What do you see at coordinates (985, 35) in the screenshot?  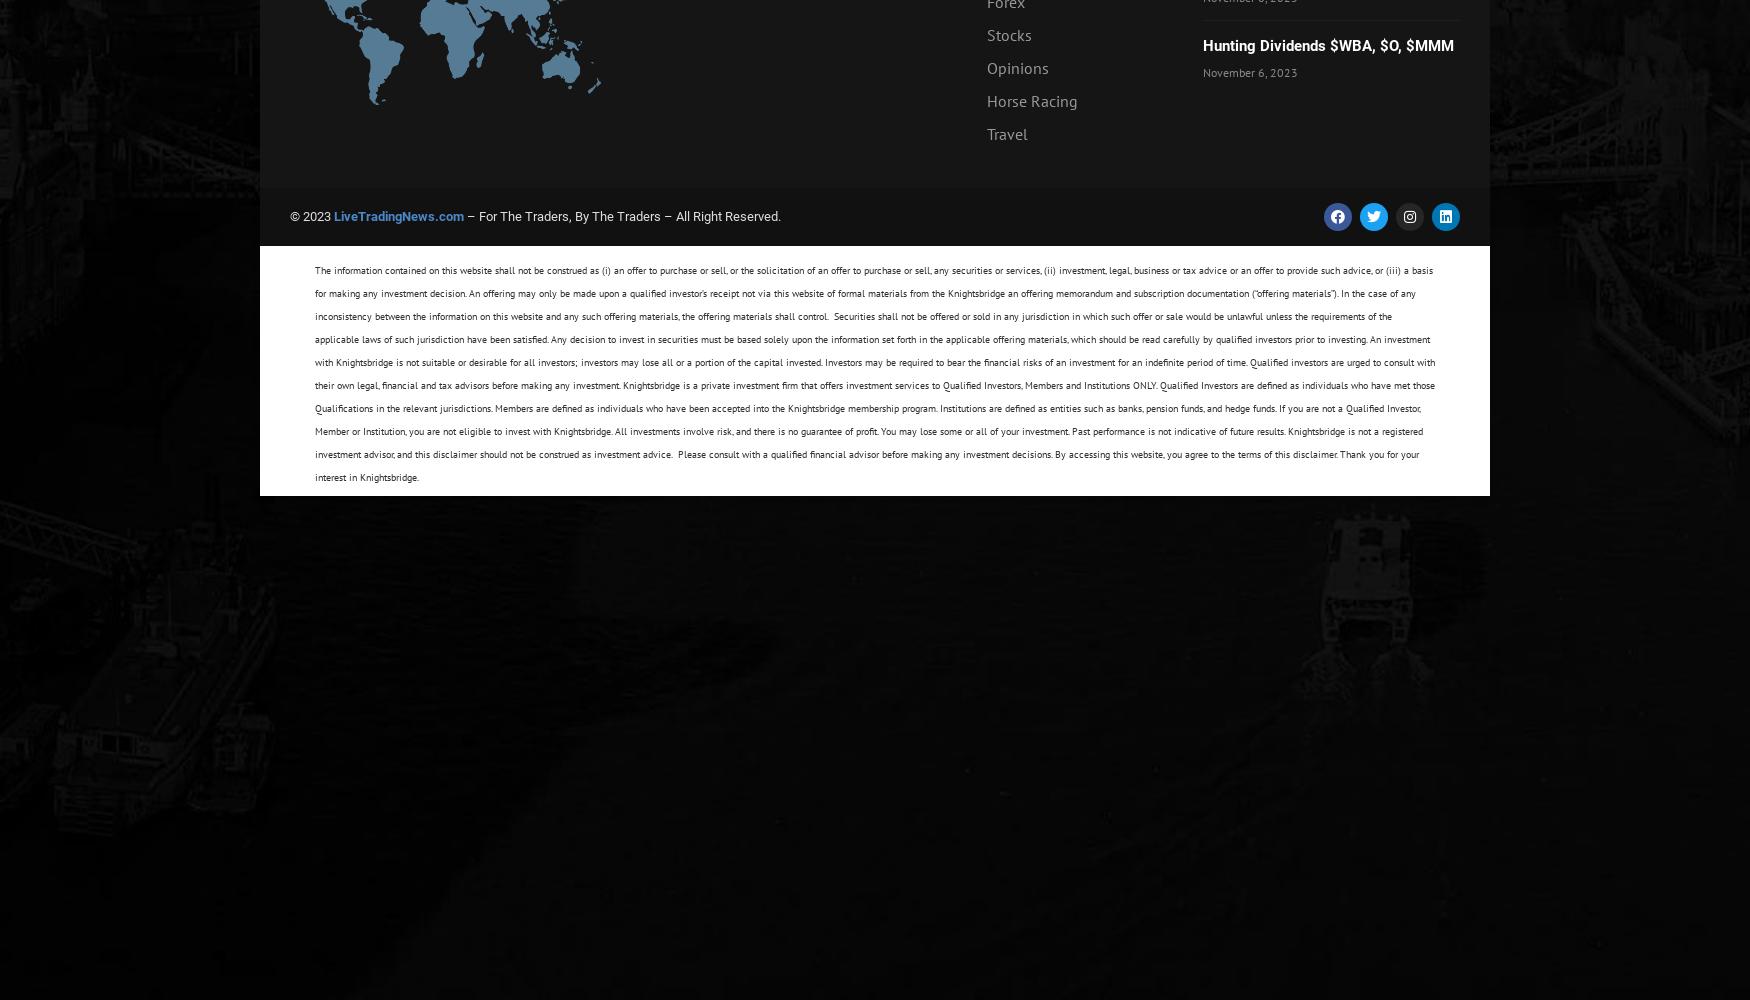 I see `'Stocks'` at bounding box center [985, 35].